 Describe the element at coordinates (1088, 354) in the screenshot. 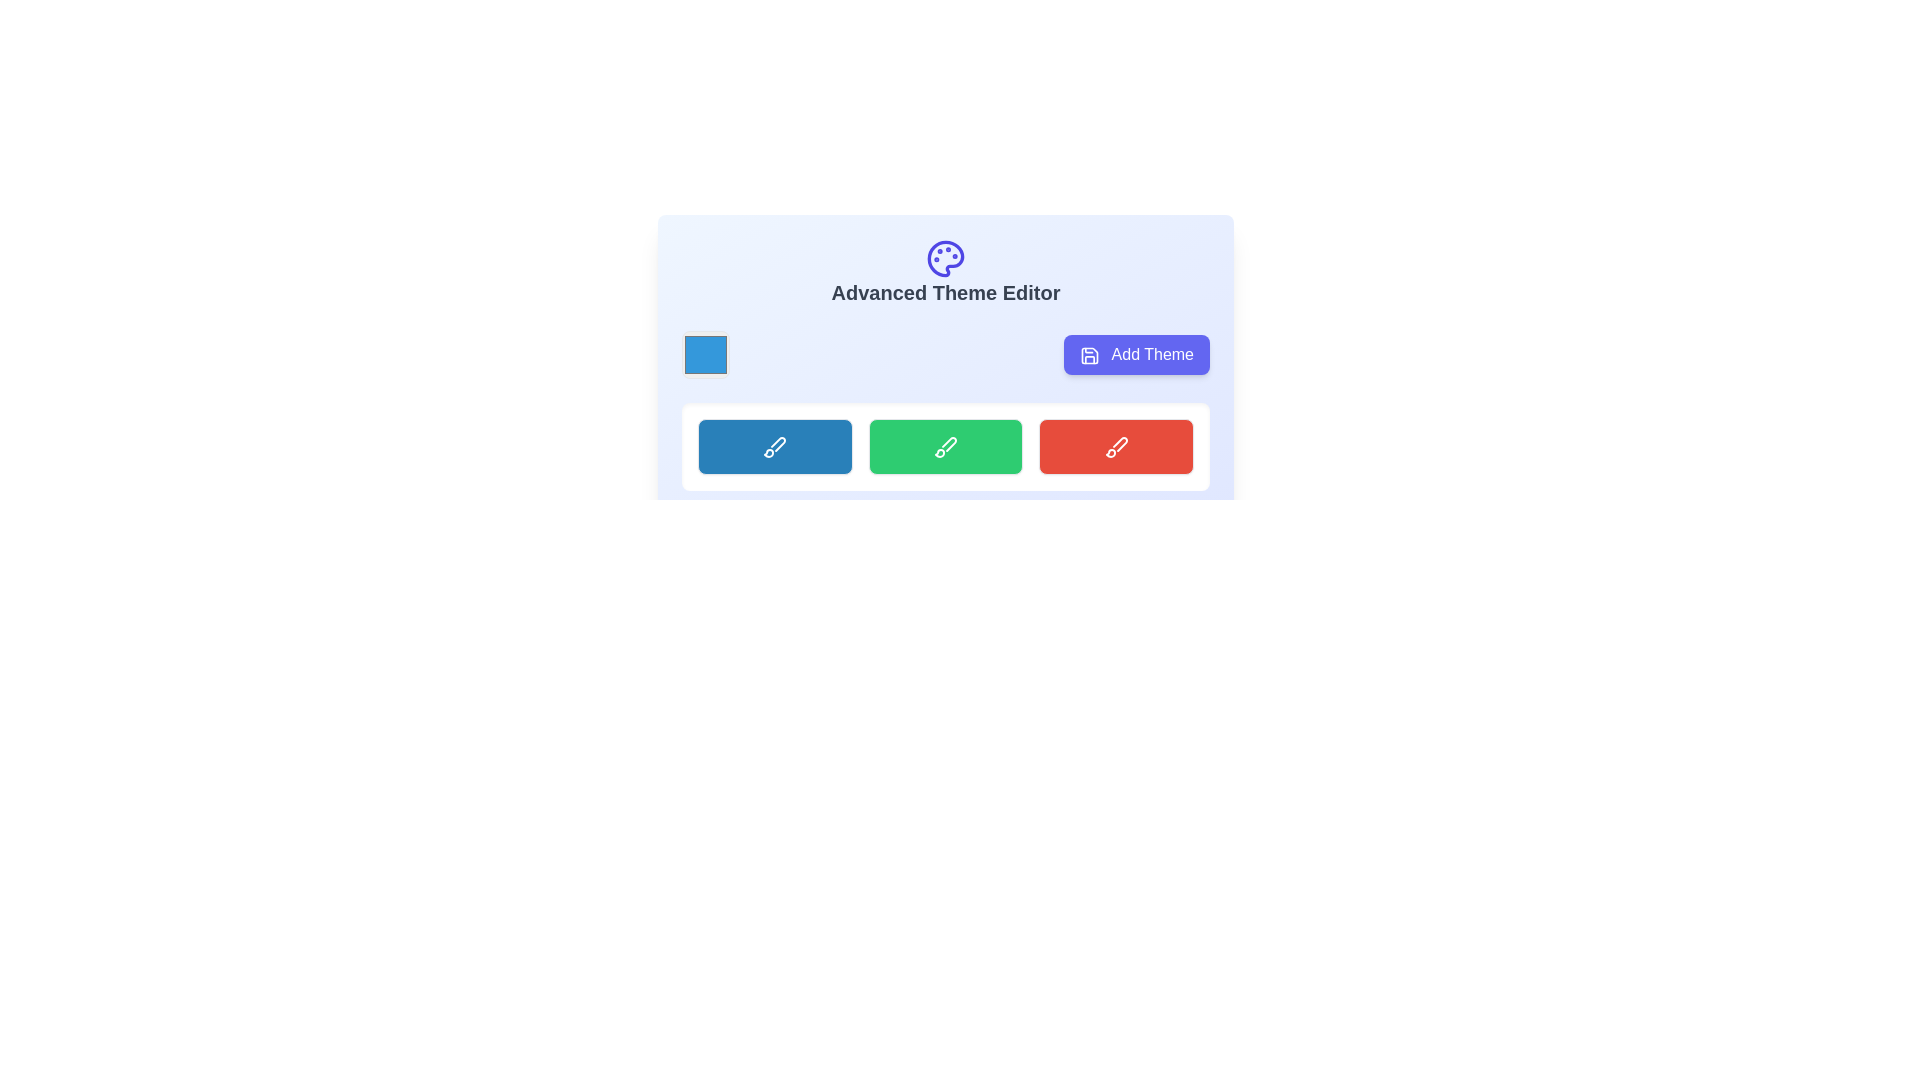

I see `the save-symbol icon located within the blue 'Add Theme' button` at that location.